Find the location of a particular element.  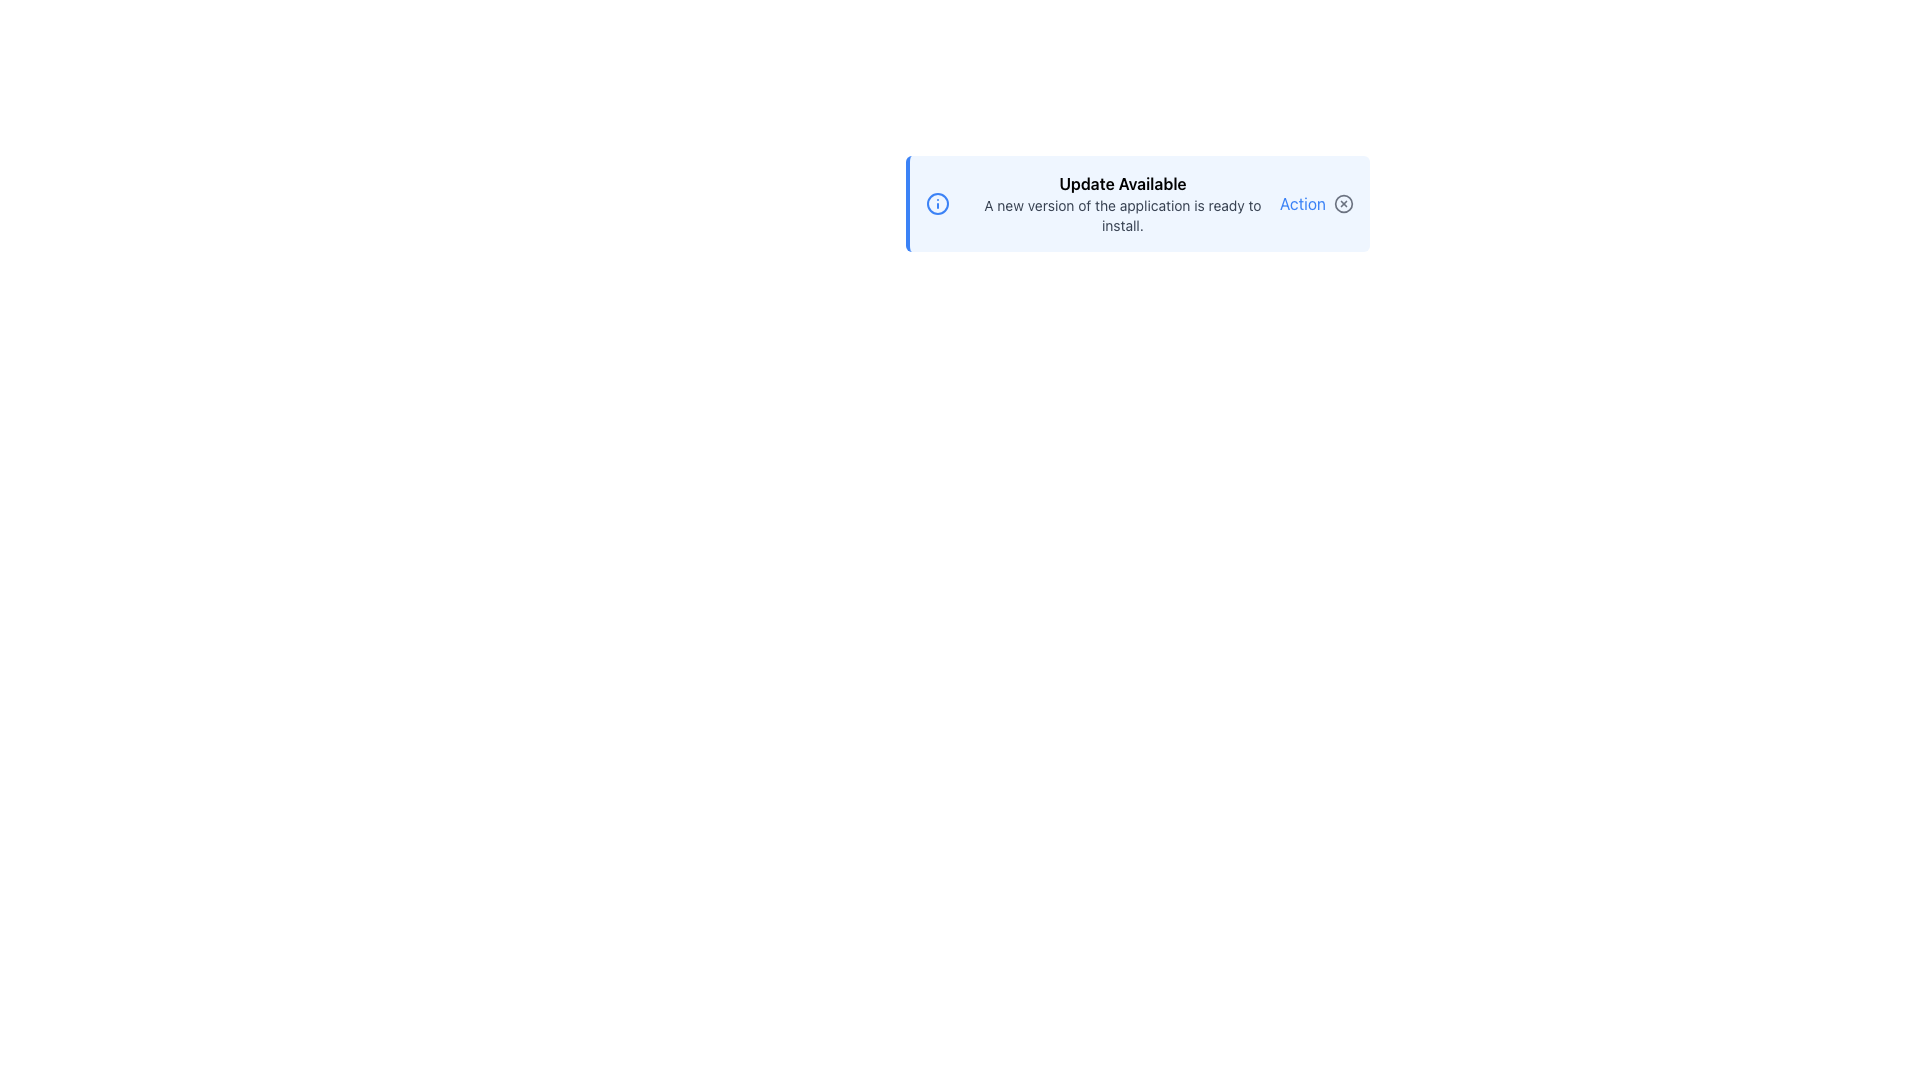

notification in the Notification Section that informs about the new version of the application, which is centrally positioned within a blue background box is located at coordinates (1123, 204).